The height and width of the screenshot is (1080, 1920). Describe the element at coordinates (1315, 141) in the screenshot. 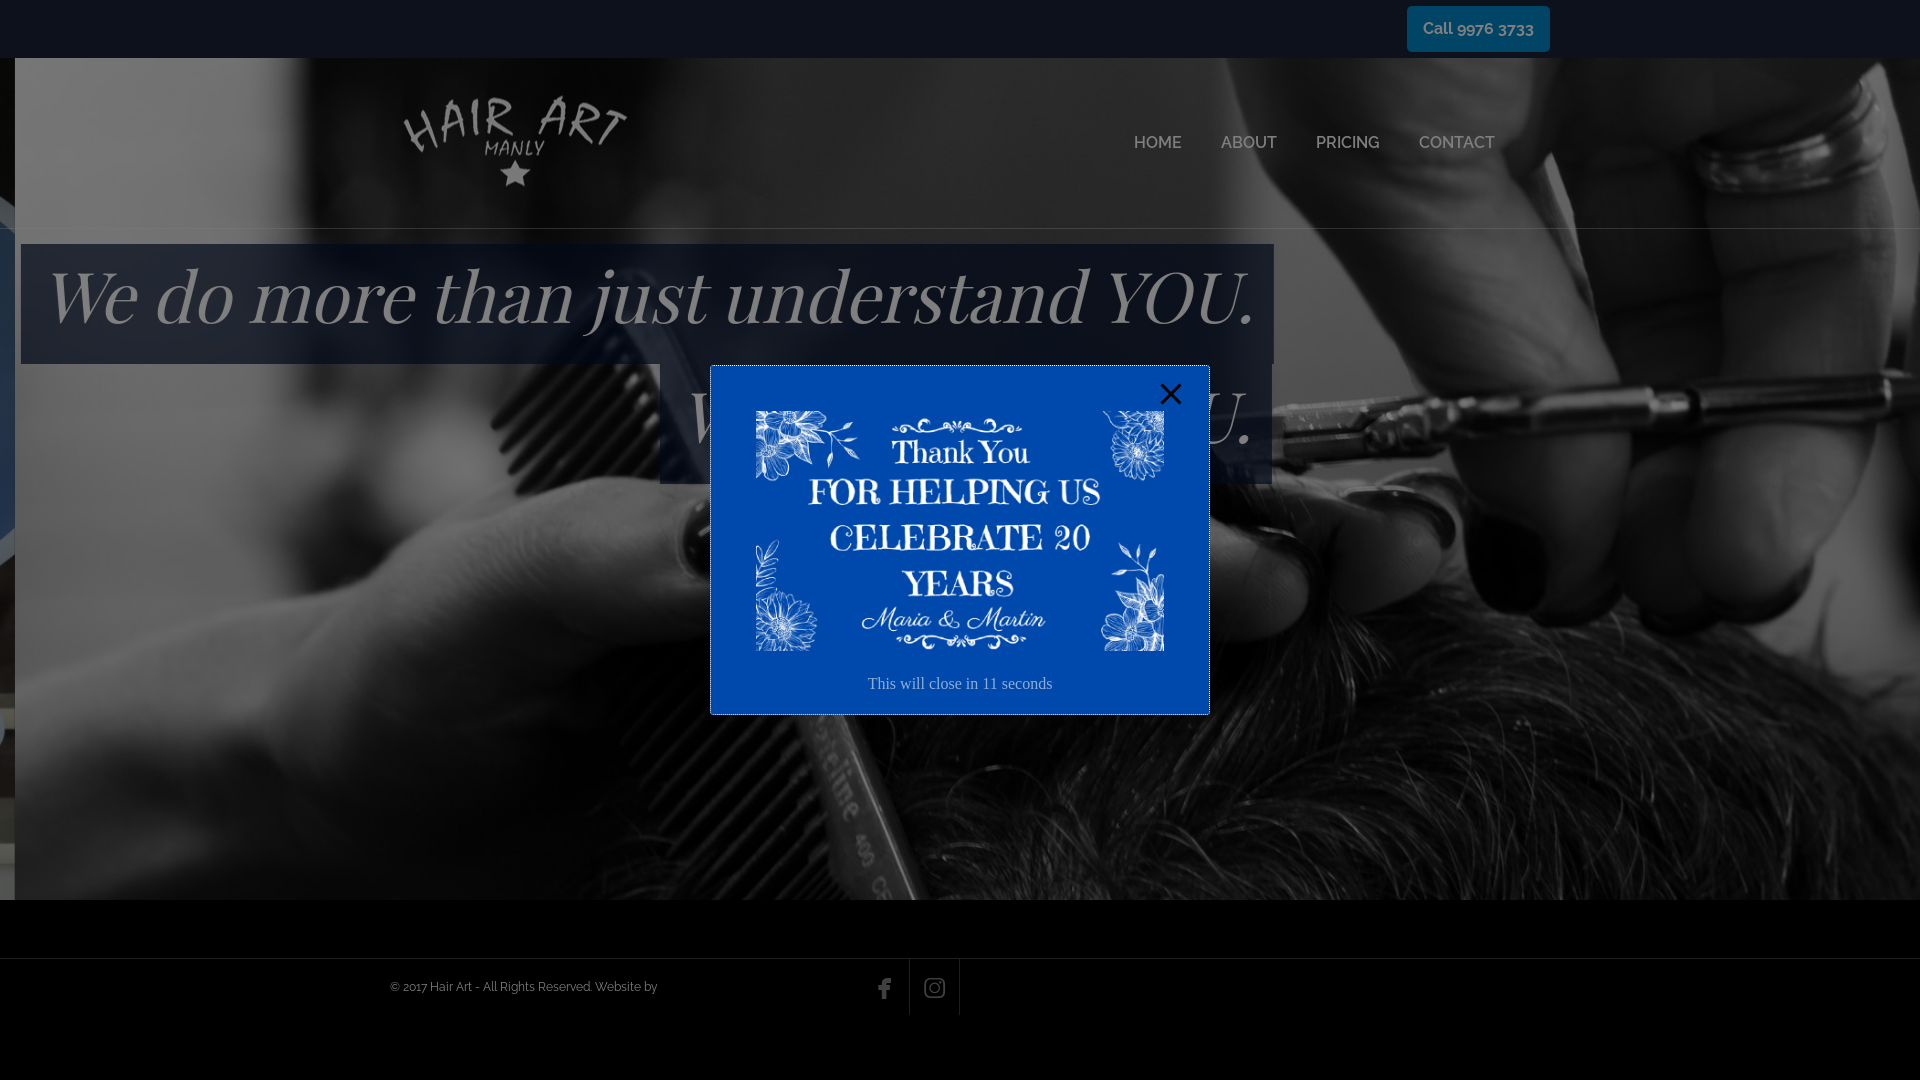

I see `'PRICING'` at that location.